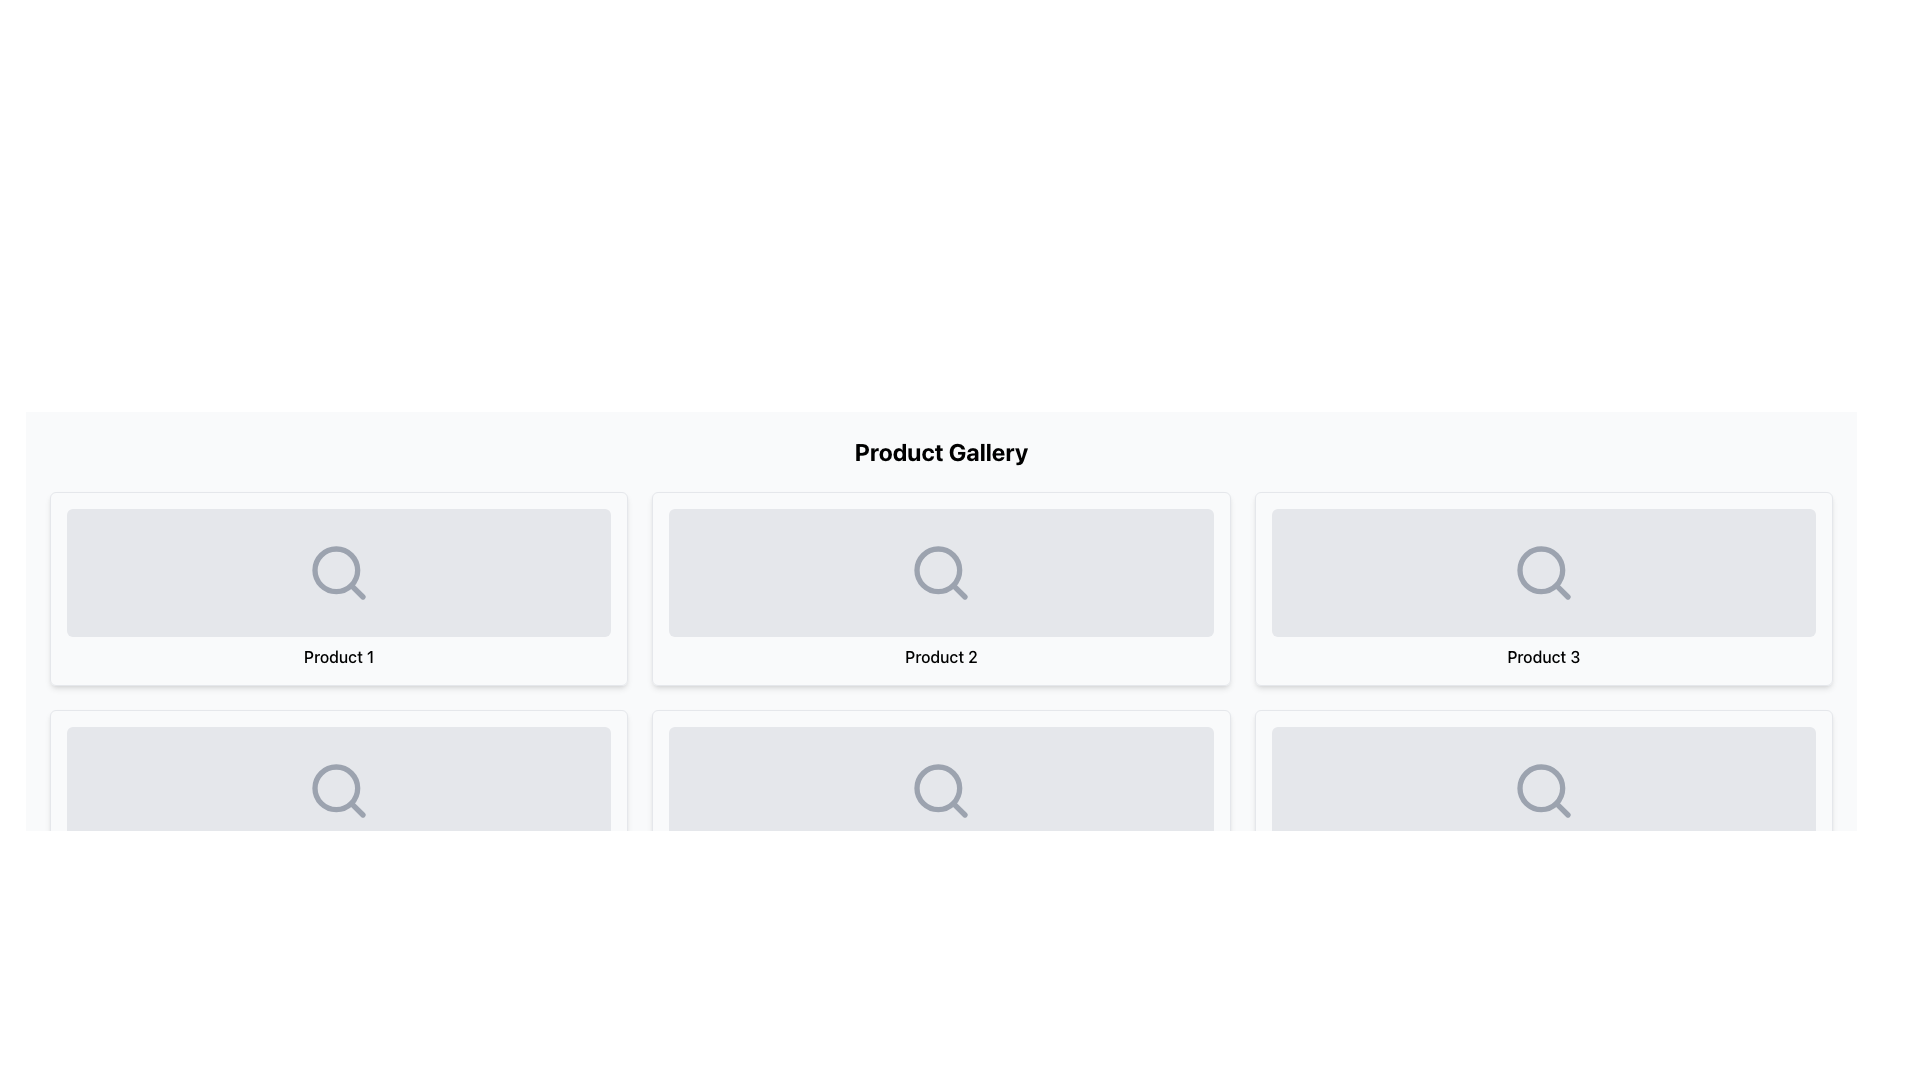 This screenshot has height=1080, width=1920. I want to click on the Text Label that serves as a descriptive identifier for the product, located in the center of the page within a bordered rectangular section of the grid, being the third product in the first row, so click(1542, 656).